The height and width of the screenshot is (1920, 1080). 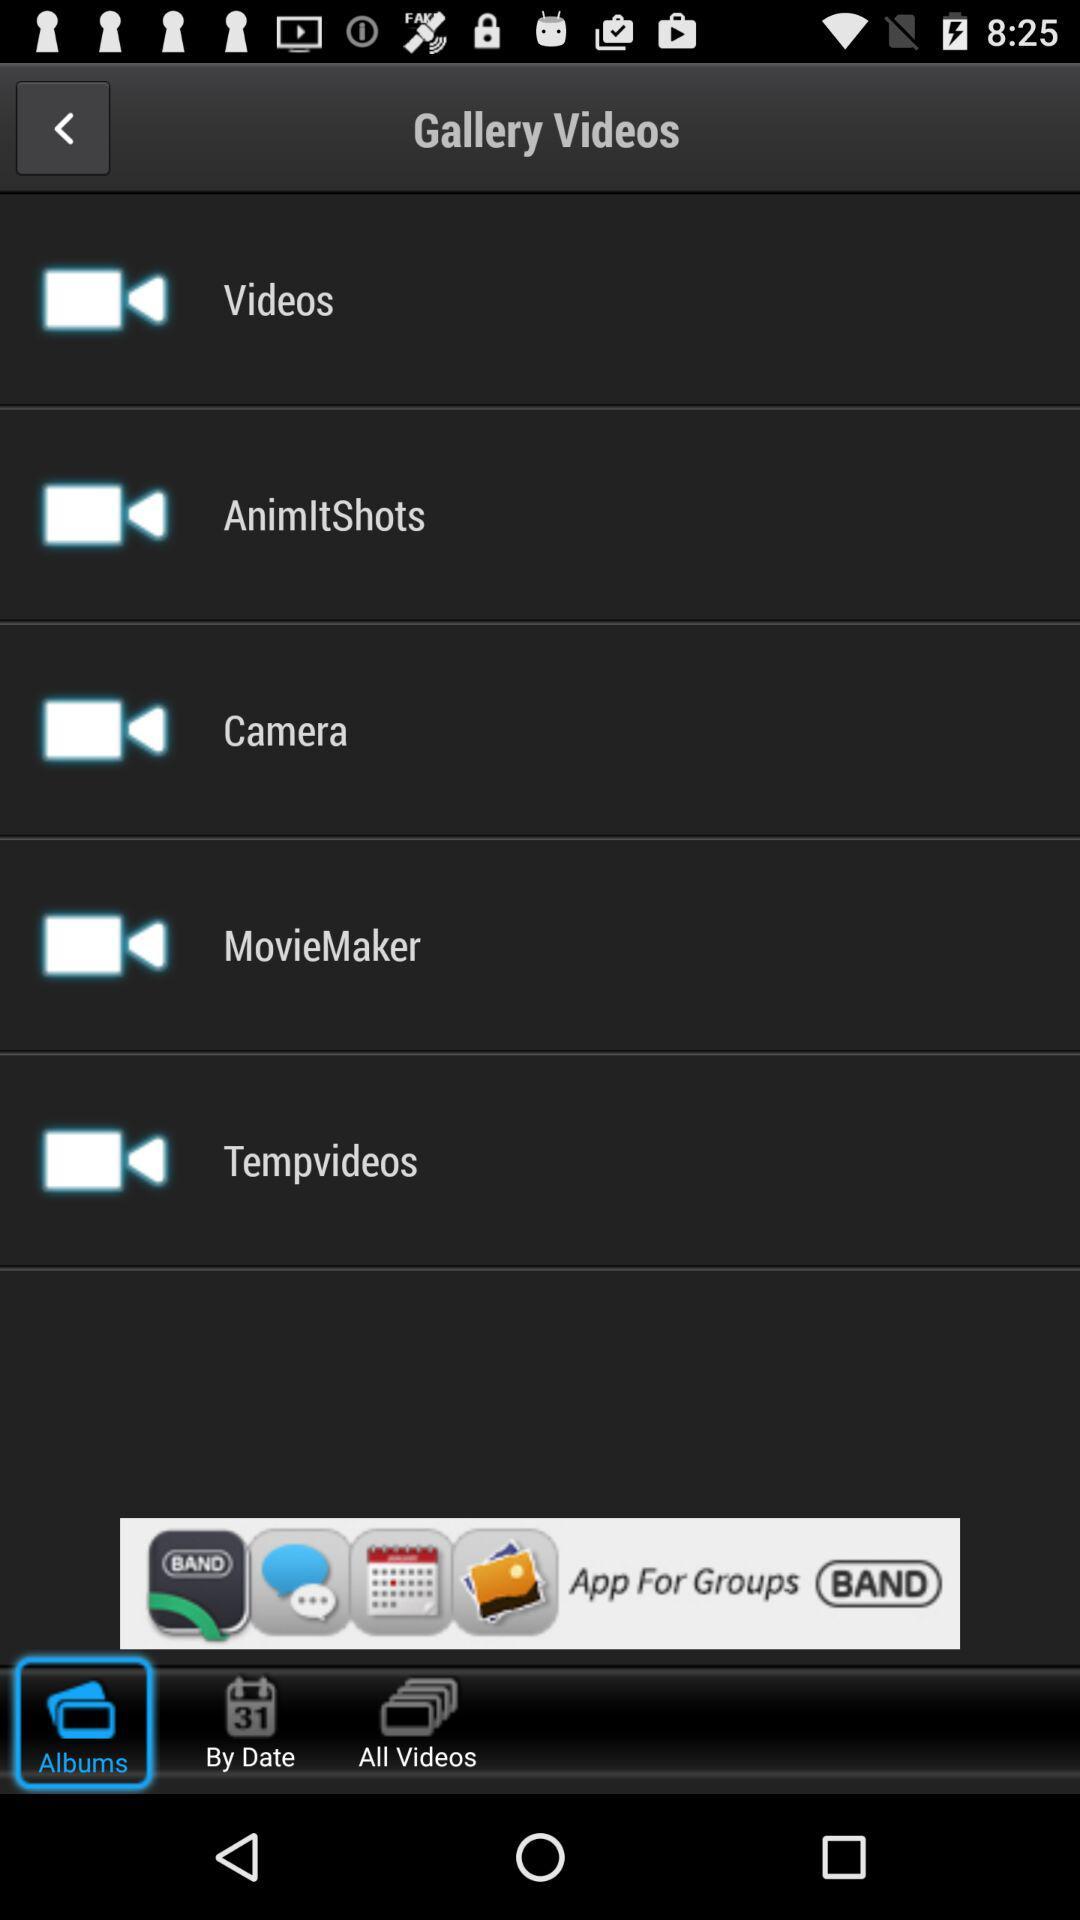 I want to click on the arrow_backward icon, so click(x=61, y=136).